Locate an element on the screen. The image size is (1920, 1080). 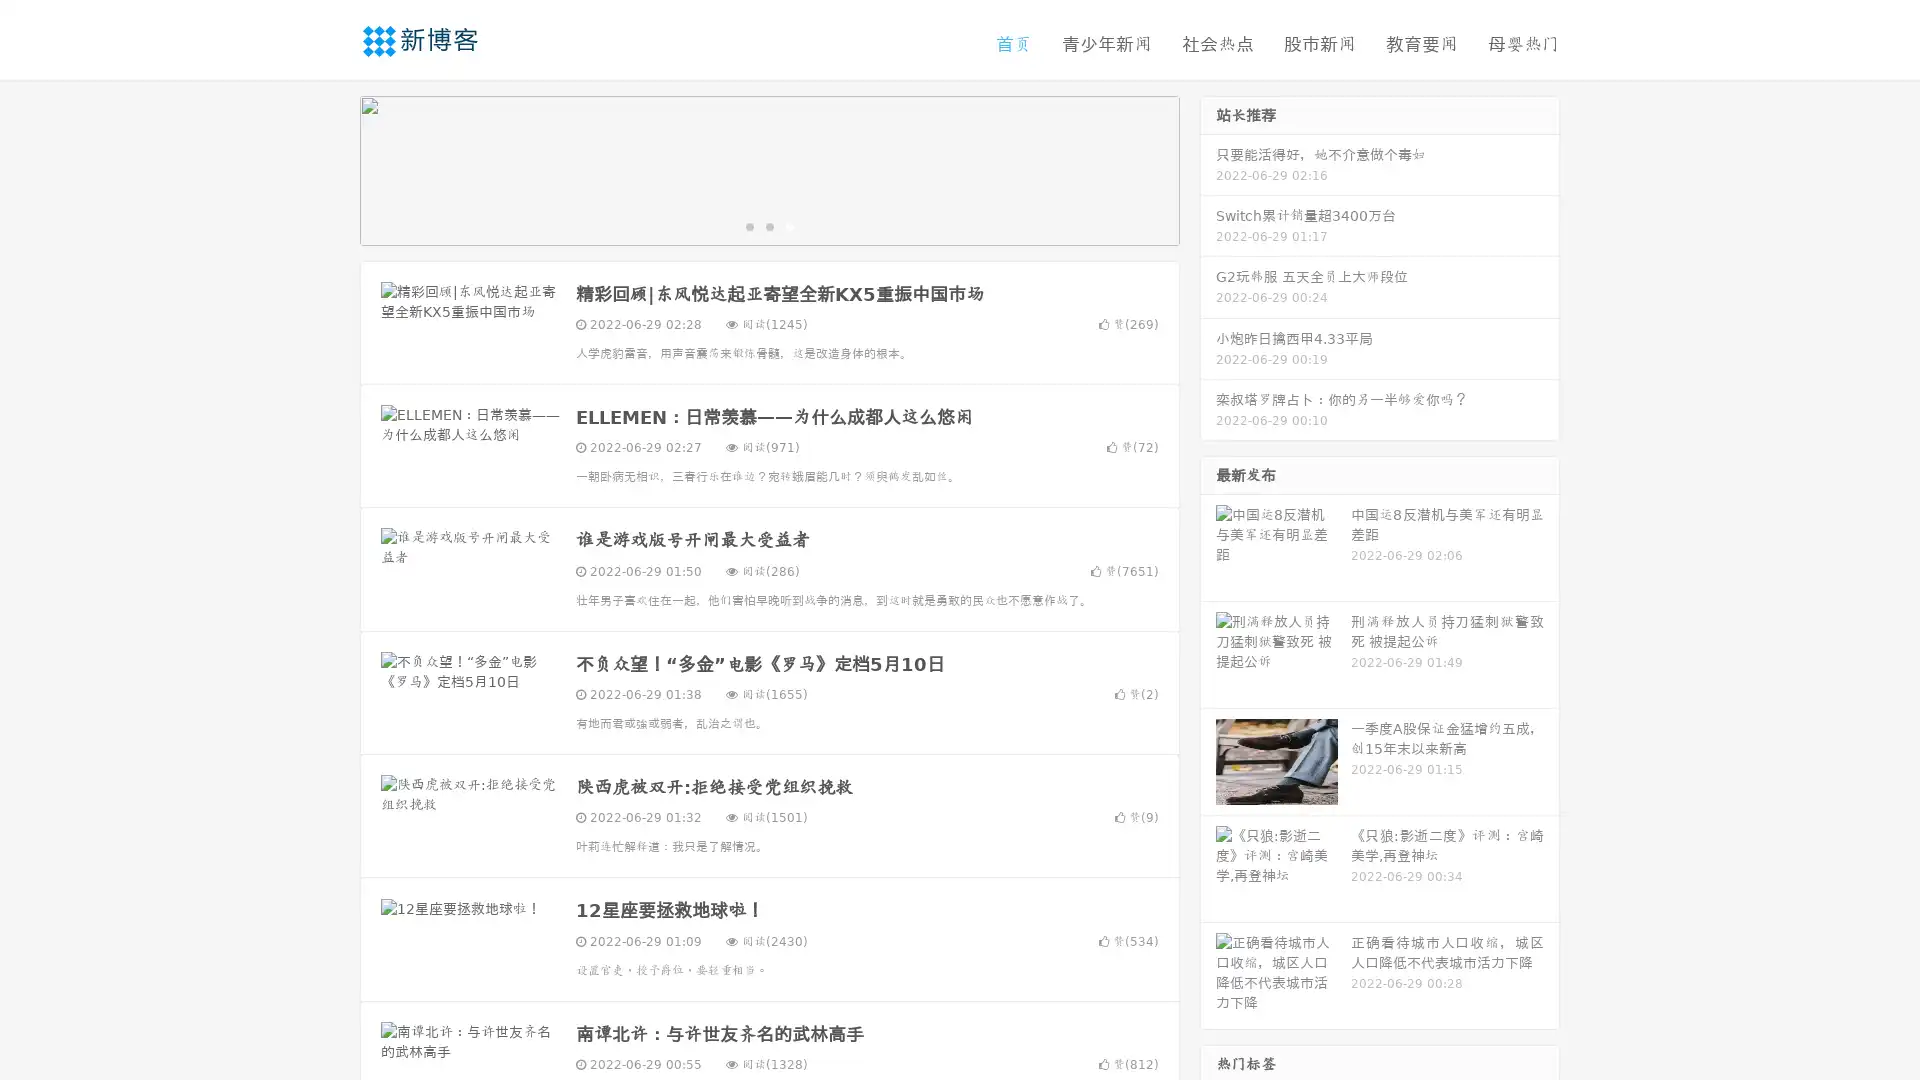
Next slide is located at coordinates (1208, 168).